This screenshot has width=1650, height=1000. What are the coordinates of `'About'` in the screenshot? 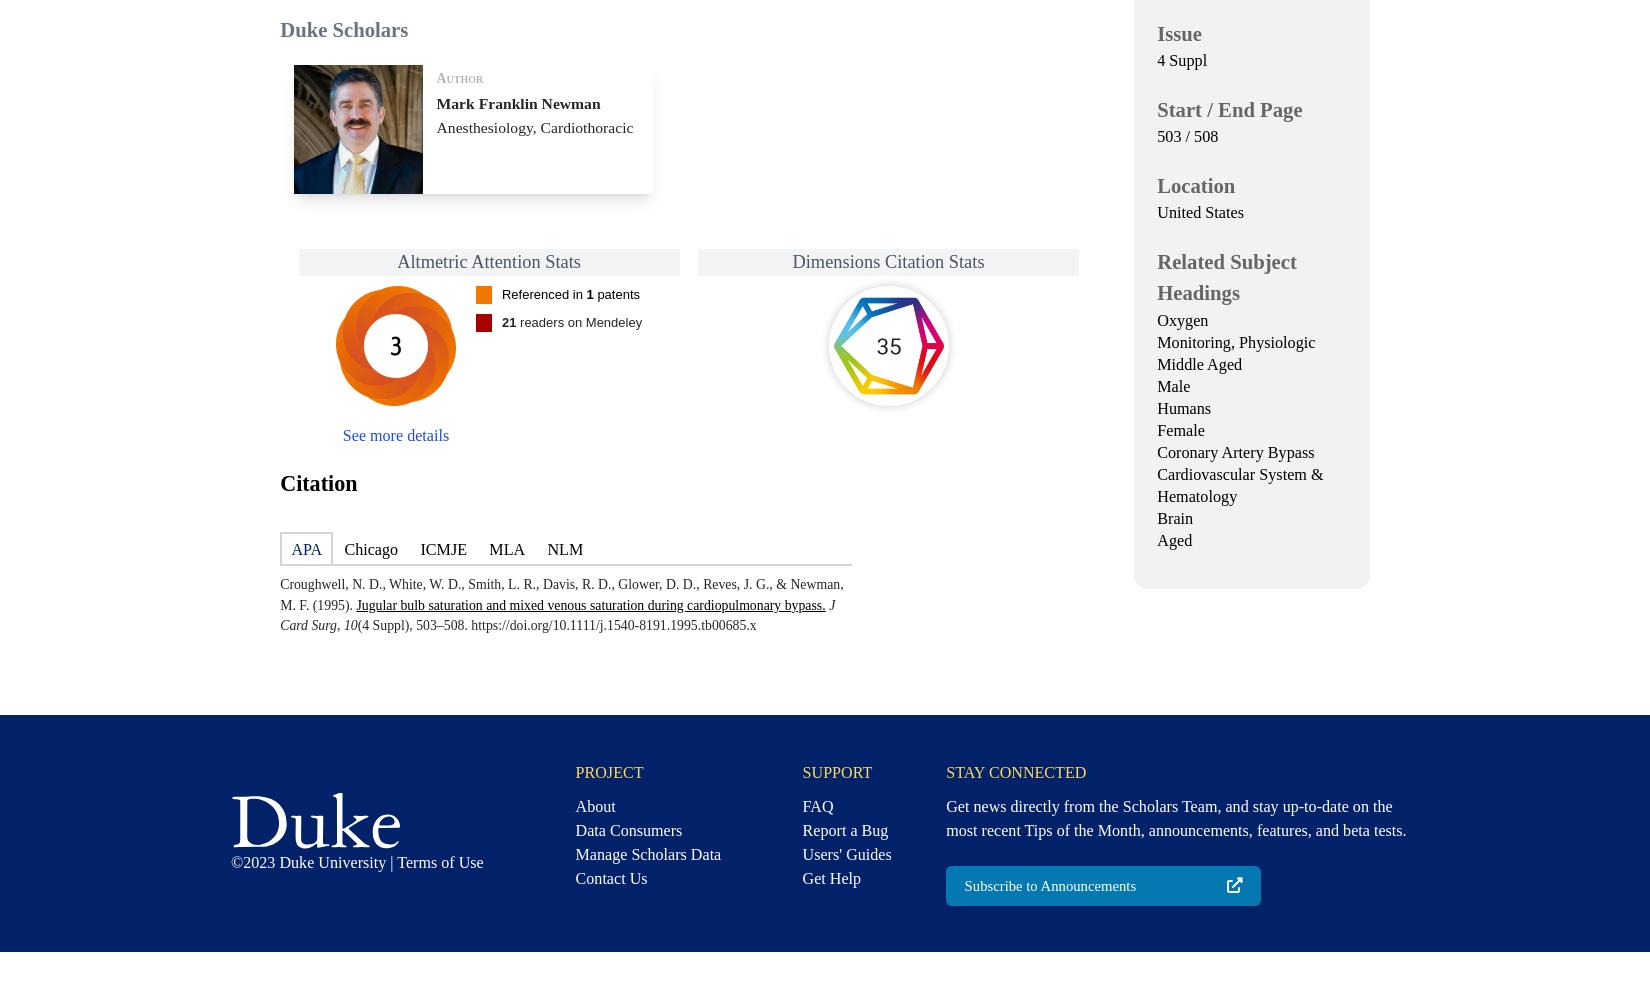 It's located at (593, 805).